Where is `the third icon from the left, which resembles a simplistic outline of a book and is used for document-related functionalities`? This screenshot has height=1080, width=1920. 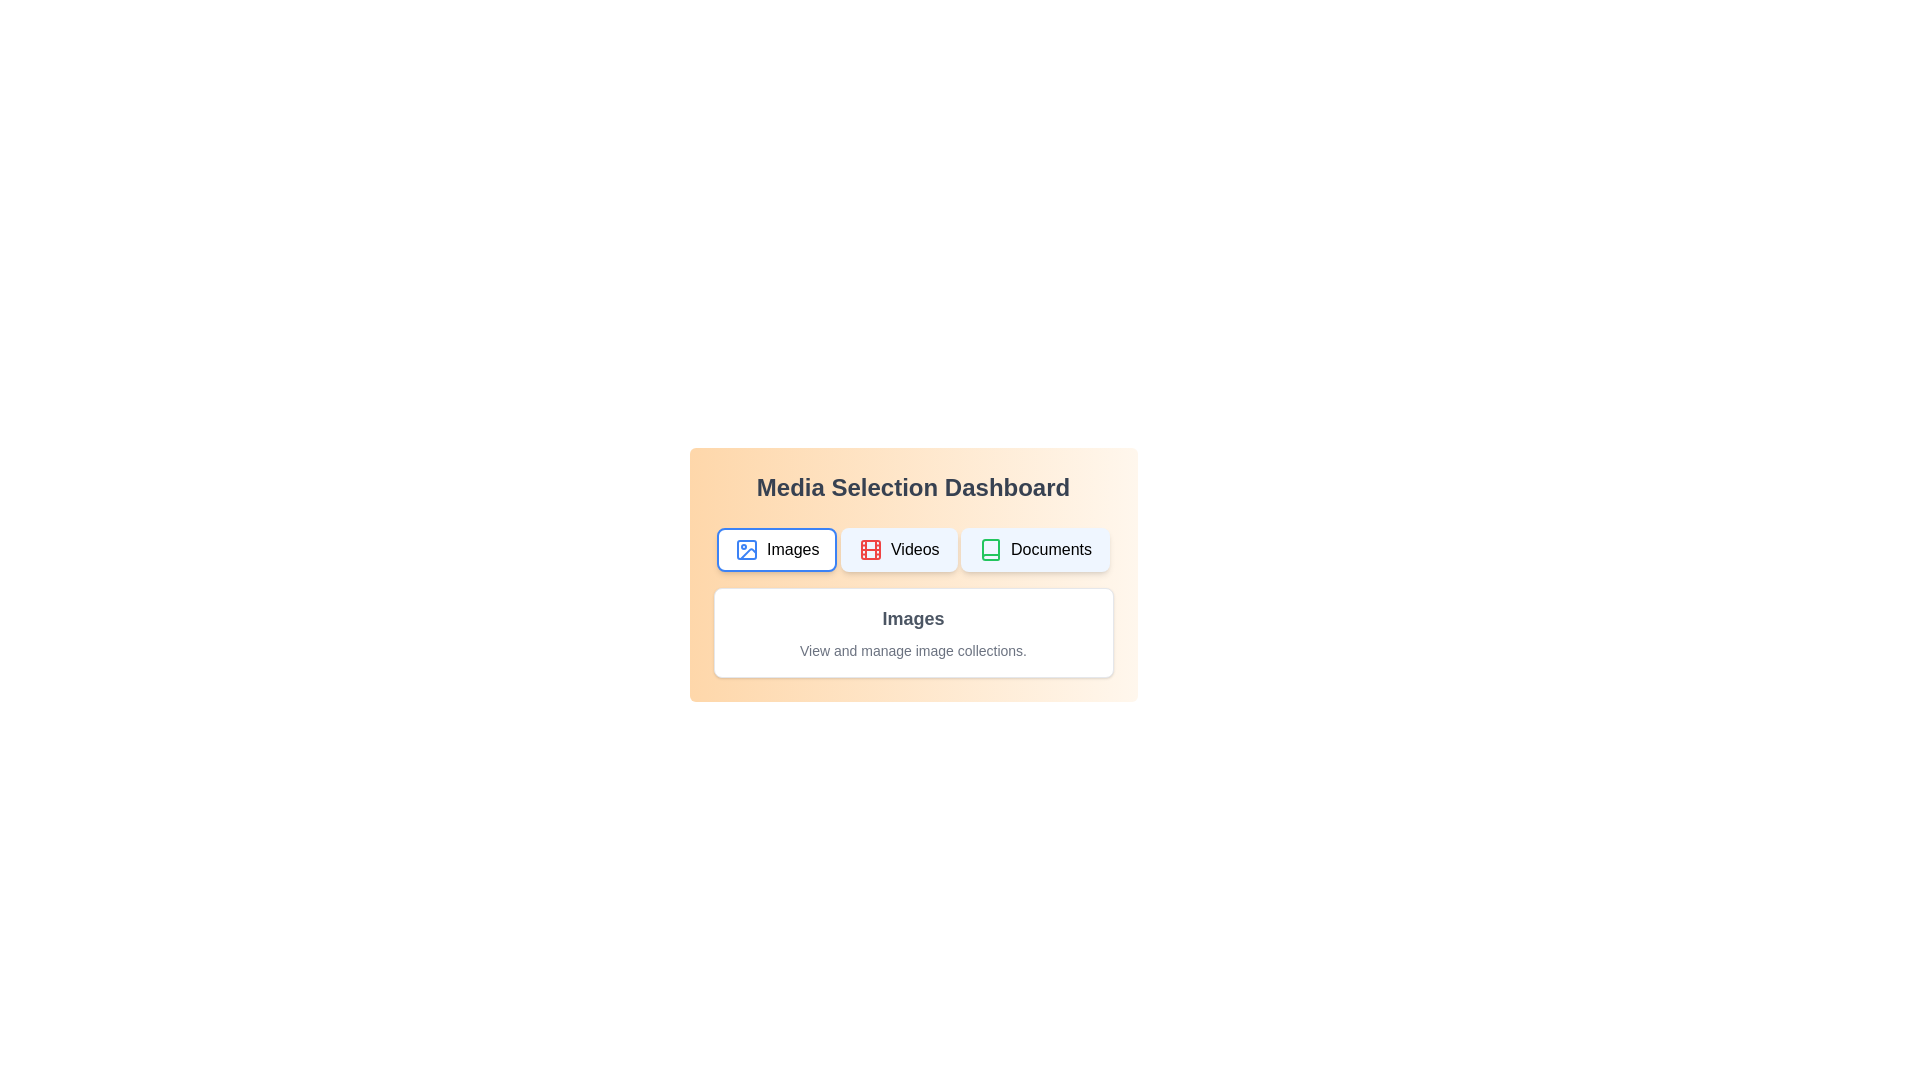
the third icon from the left, which resembles a simplistic outline of a book and is used for document-related functionalities is located at coordinates (991, 550).